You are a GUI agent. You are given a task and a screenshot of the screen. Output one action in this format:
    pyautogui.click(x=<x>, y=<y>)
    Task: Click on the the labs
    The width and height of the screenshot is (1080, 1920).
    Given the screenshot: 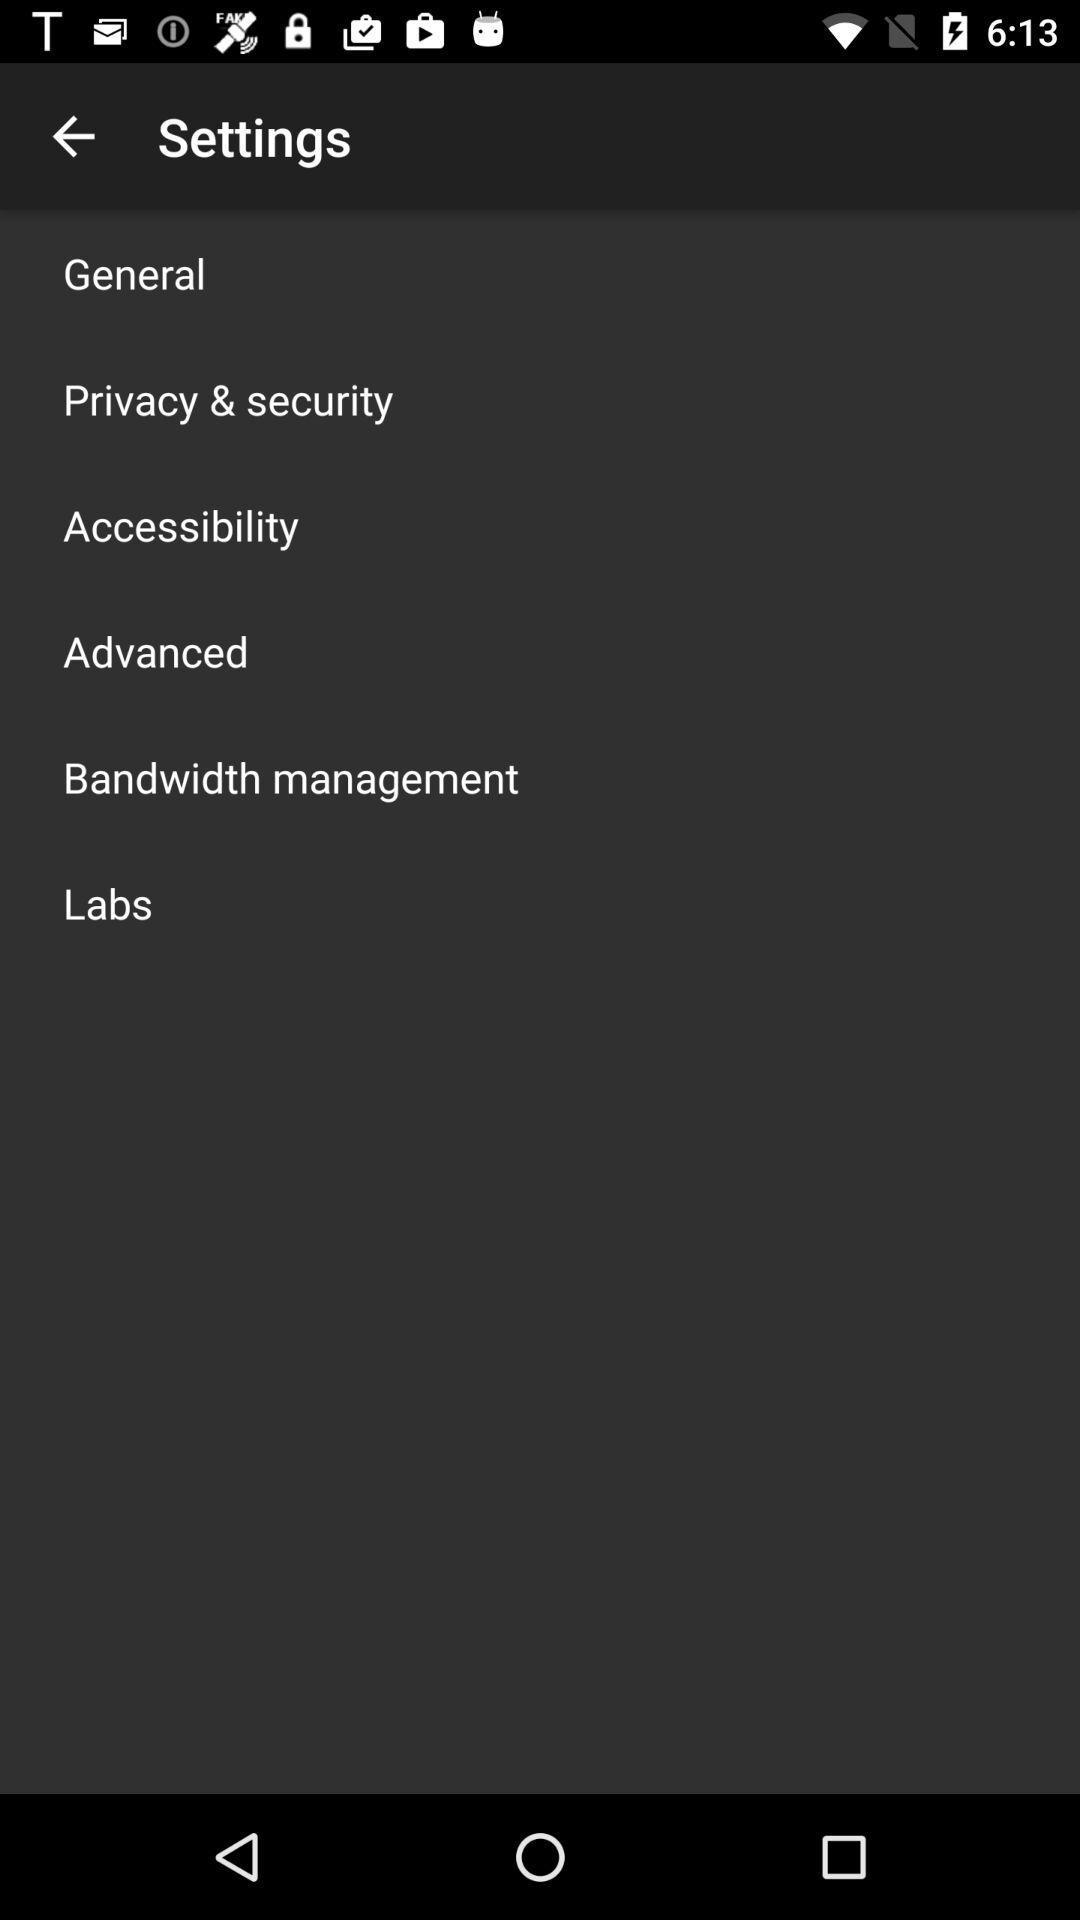 What is the action you would take?
    pyautogui.click(x=108, y=901)
    